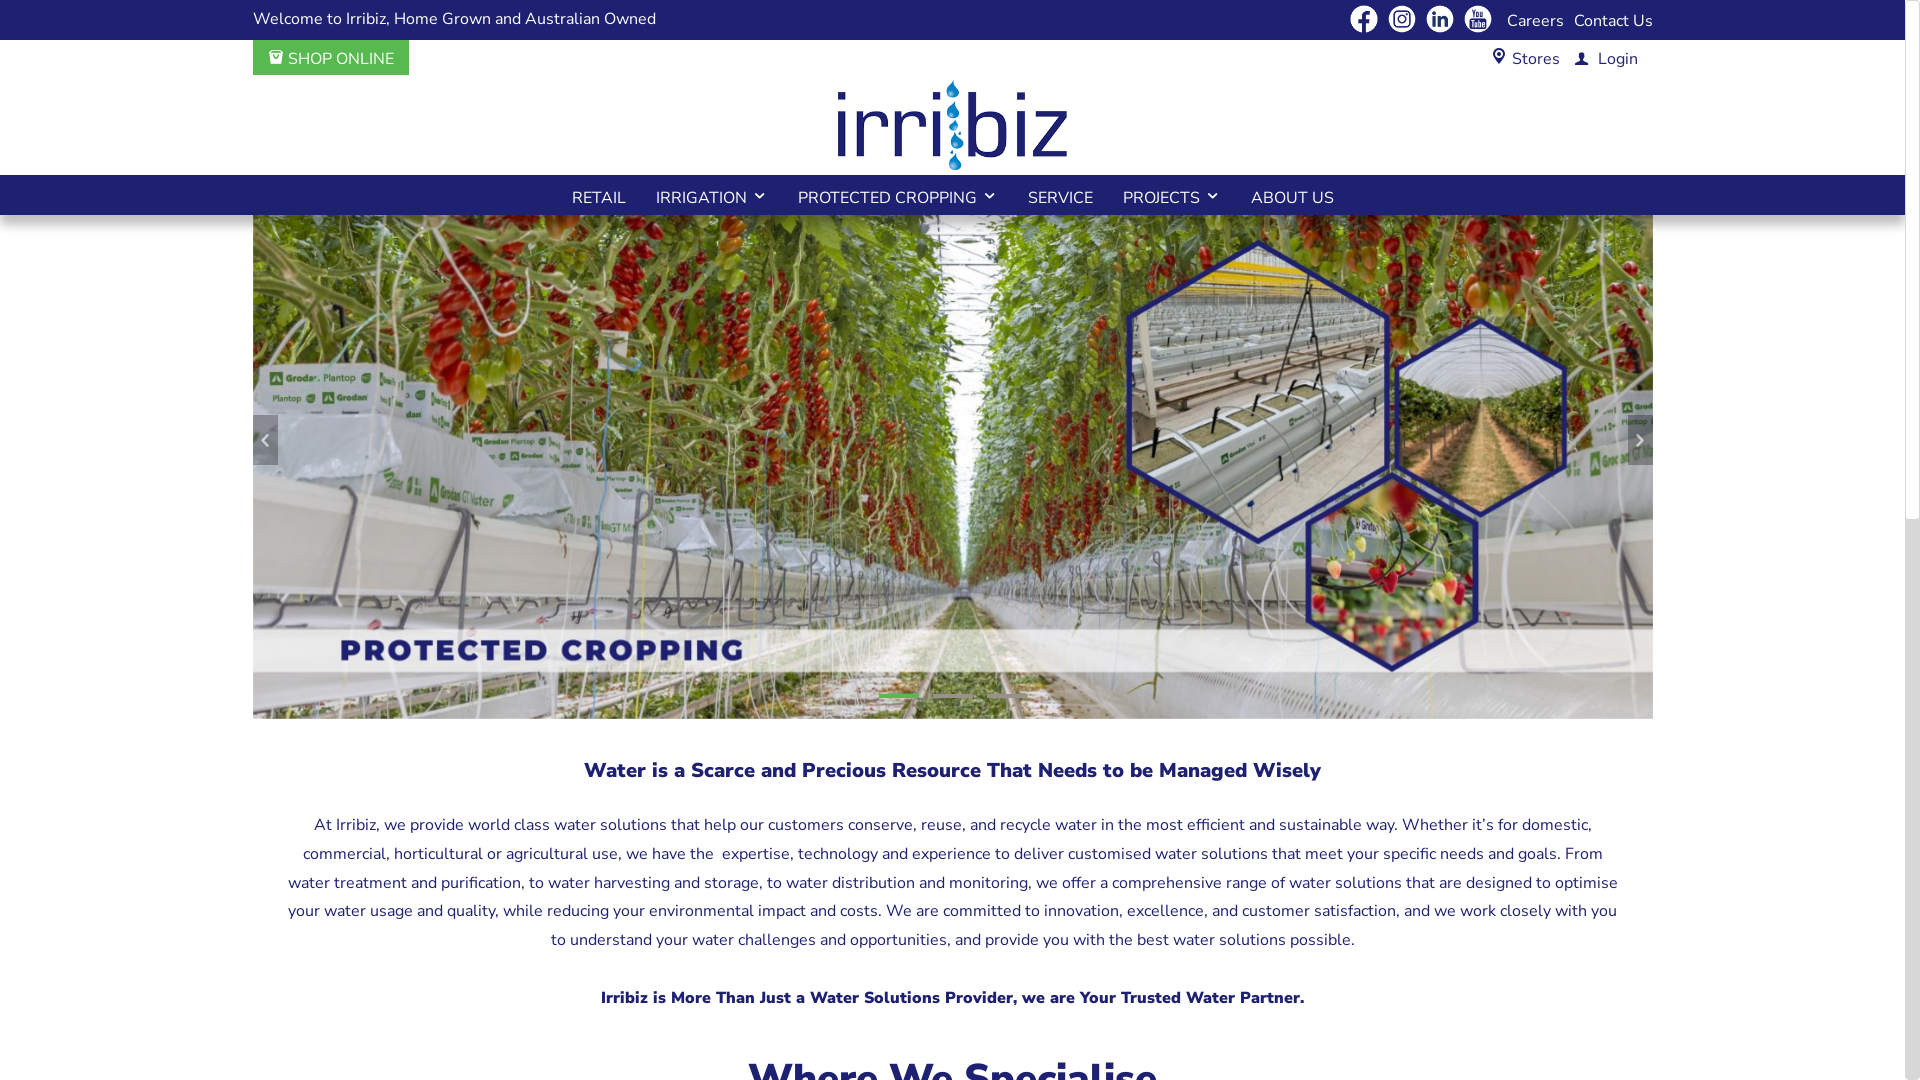 The image size is (1920, 1080). What do you see at coordinates (1613, 20) in the screenshot?
I see `'Contact Us'` at bounding box center [1613, 20].